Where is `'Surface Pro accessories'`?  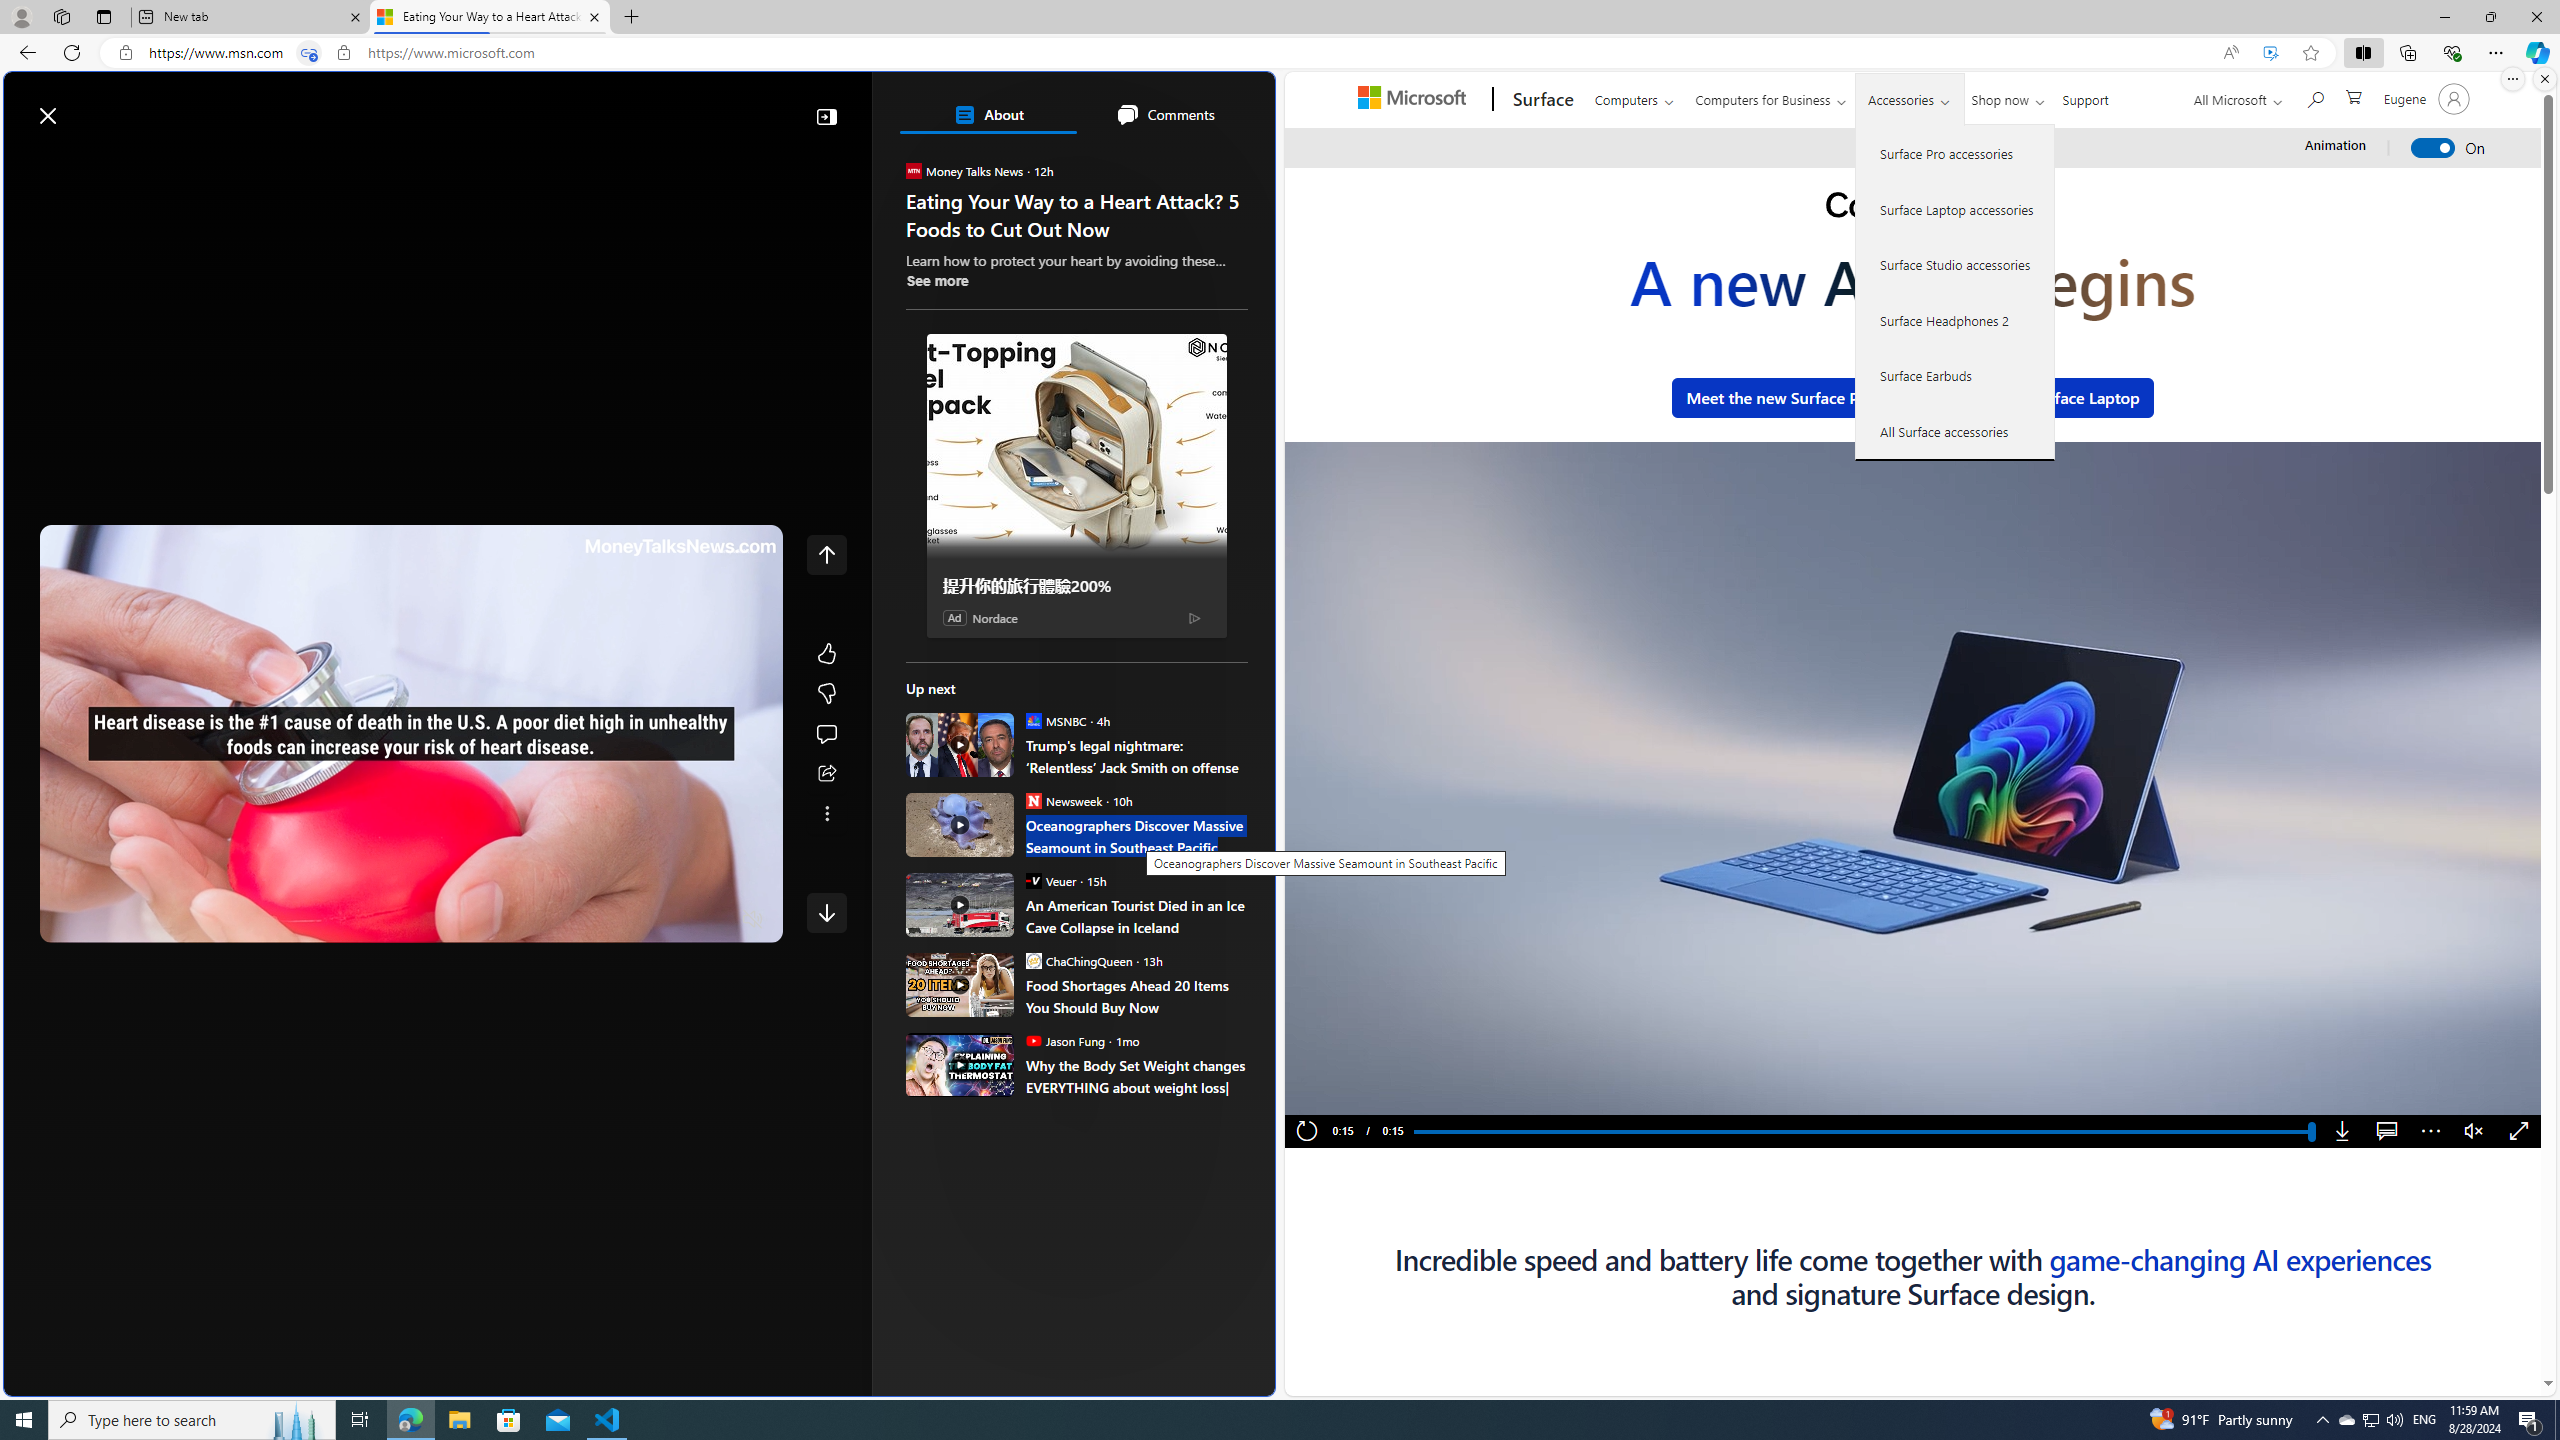 'Surface Pro accessories' is located at coordinates (1954, 153).